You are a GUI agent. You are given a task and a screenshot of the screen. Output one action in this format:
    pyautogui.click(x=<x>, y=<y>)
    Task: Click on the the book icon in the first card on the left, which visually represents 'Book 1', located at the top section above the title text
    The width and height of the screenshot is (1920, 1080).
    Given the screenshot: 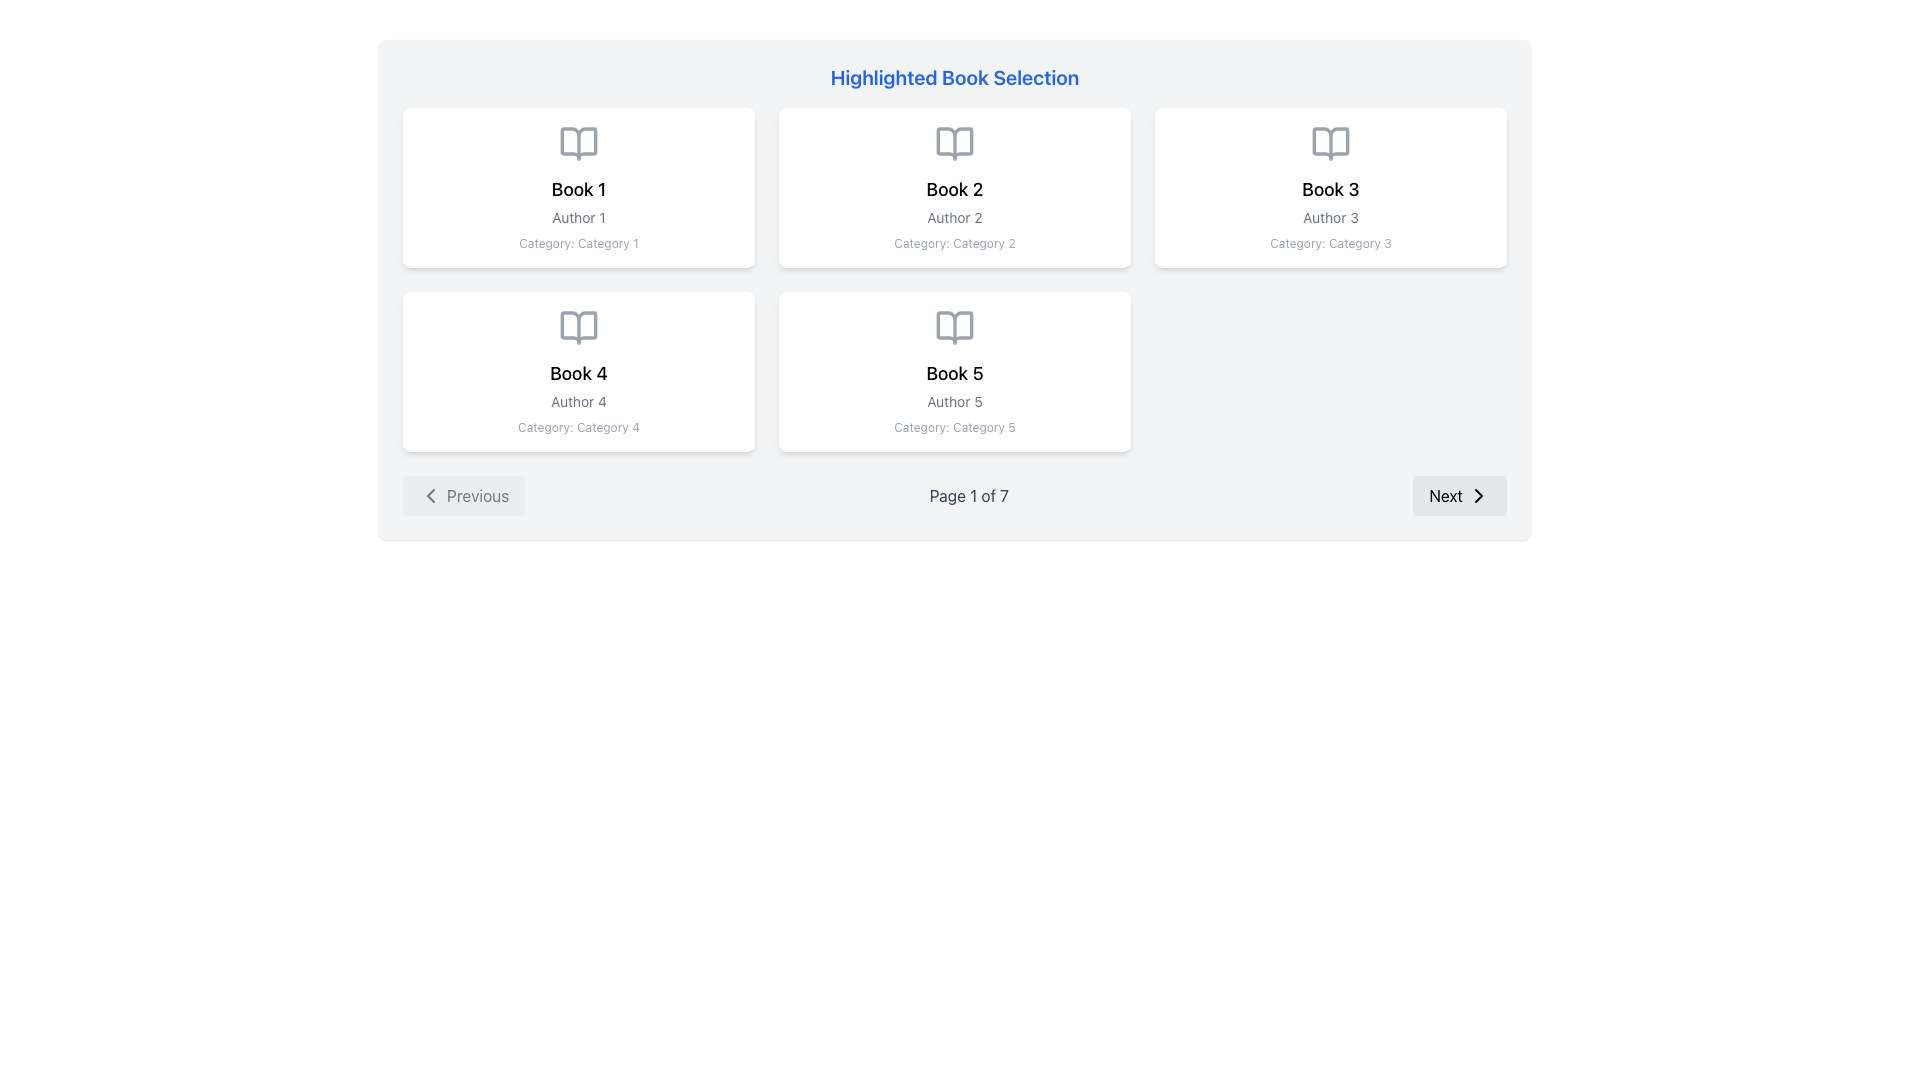 What is the action you would take?
    pyautogui.click(x=578, y=142)
    